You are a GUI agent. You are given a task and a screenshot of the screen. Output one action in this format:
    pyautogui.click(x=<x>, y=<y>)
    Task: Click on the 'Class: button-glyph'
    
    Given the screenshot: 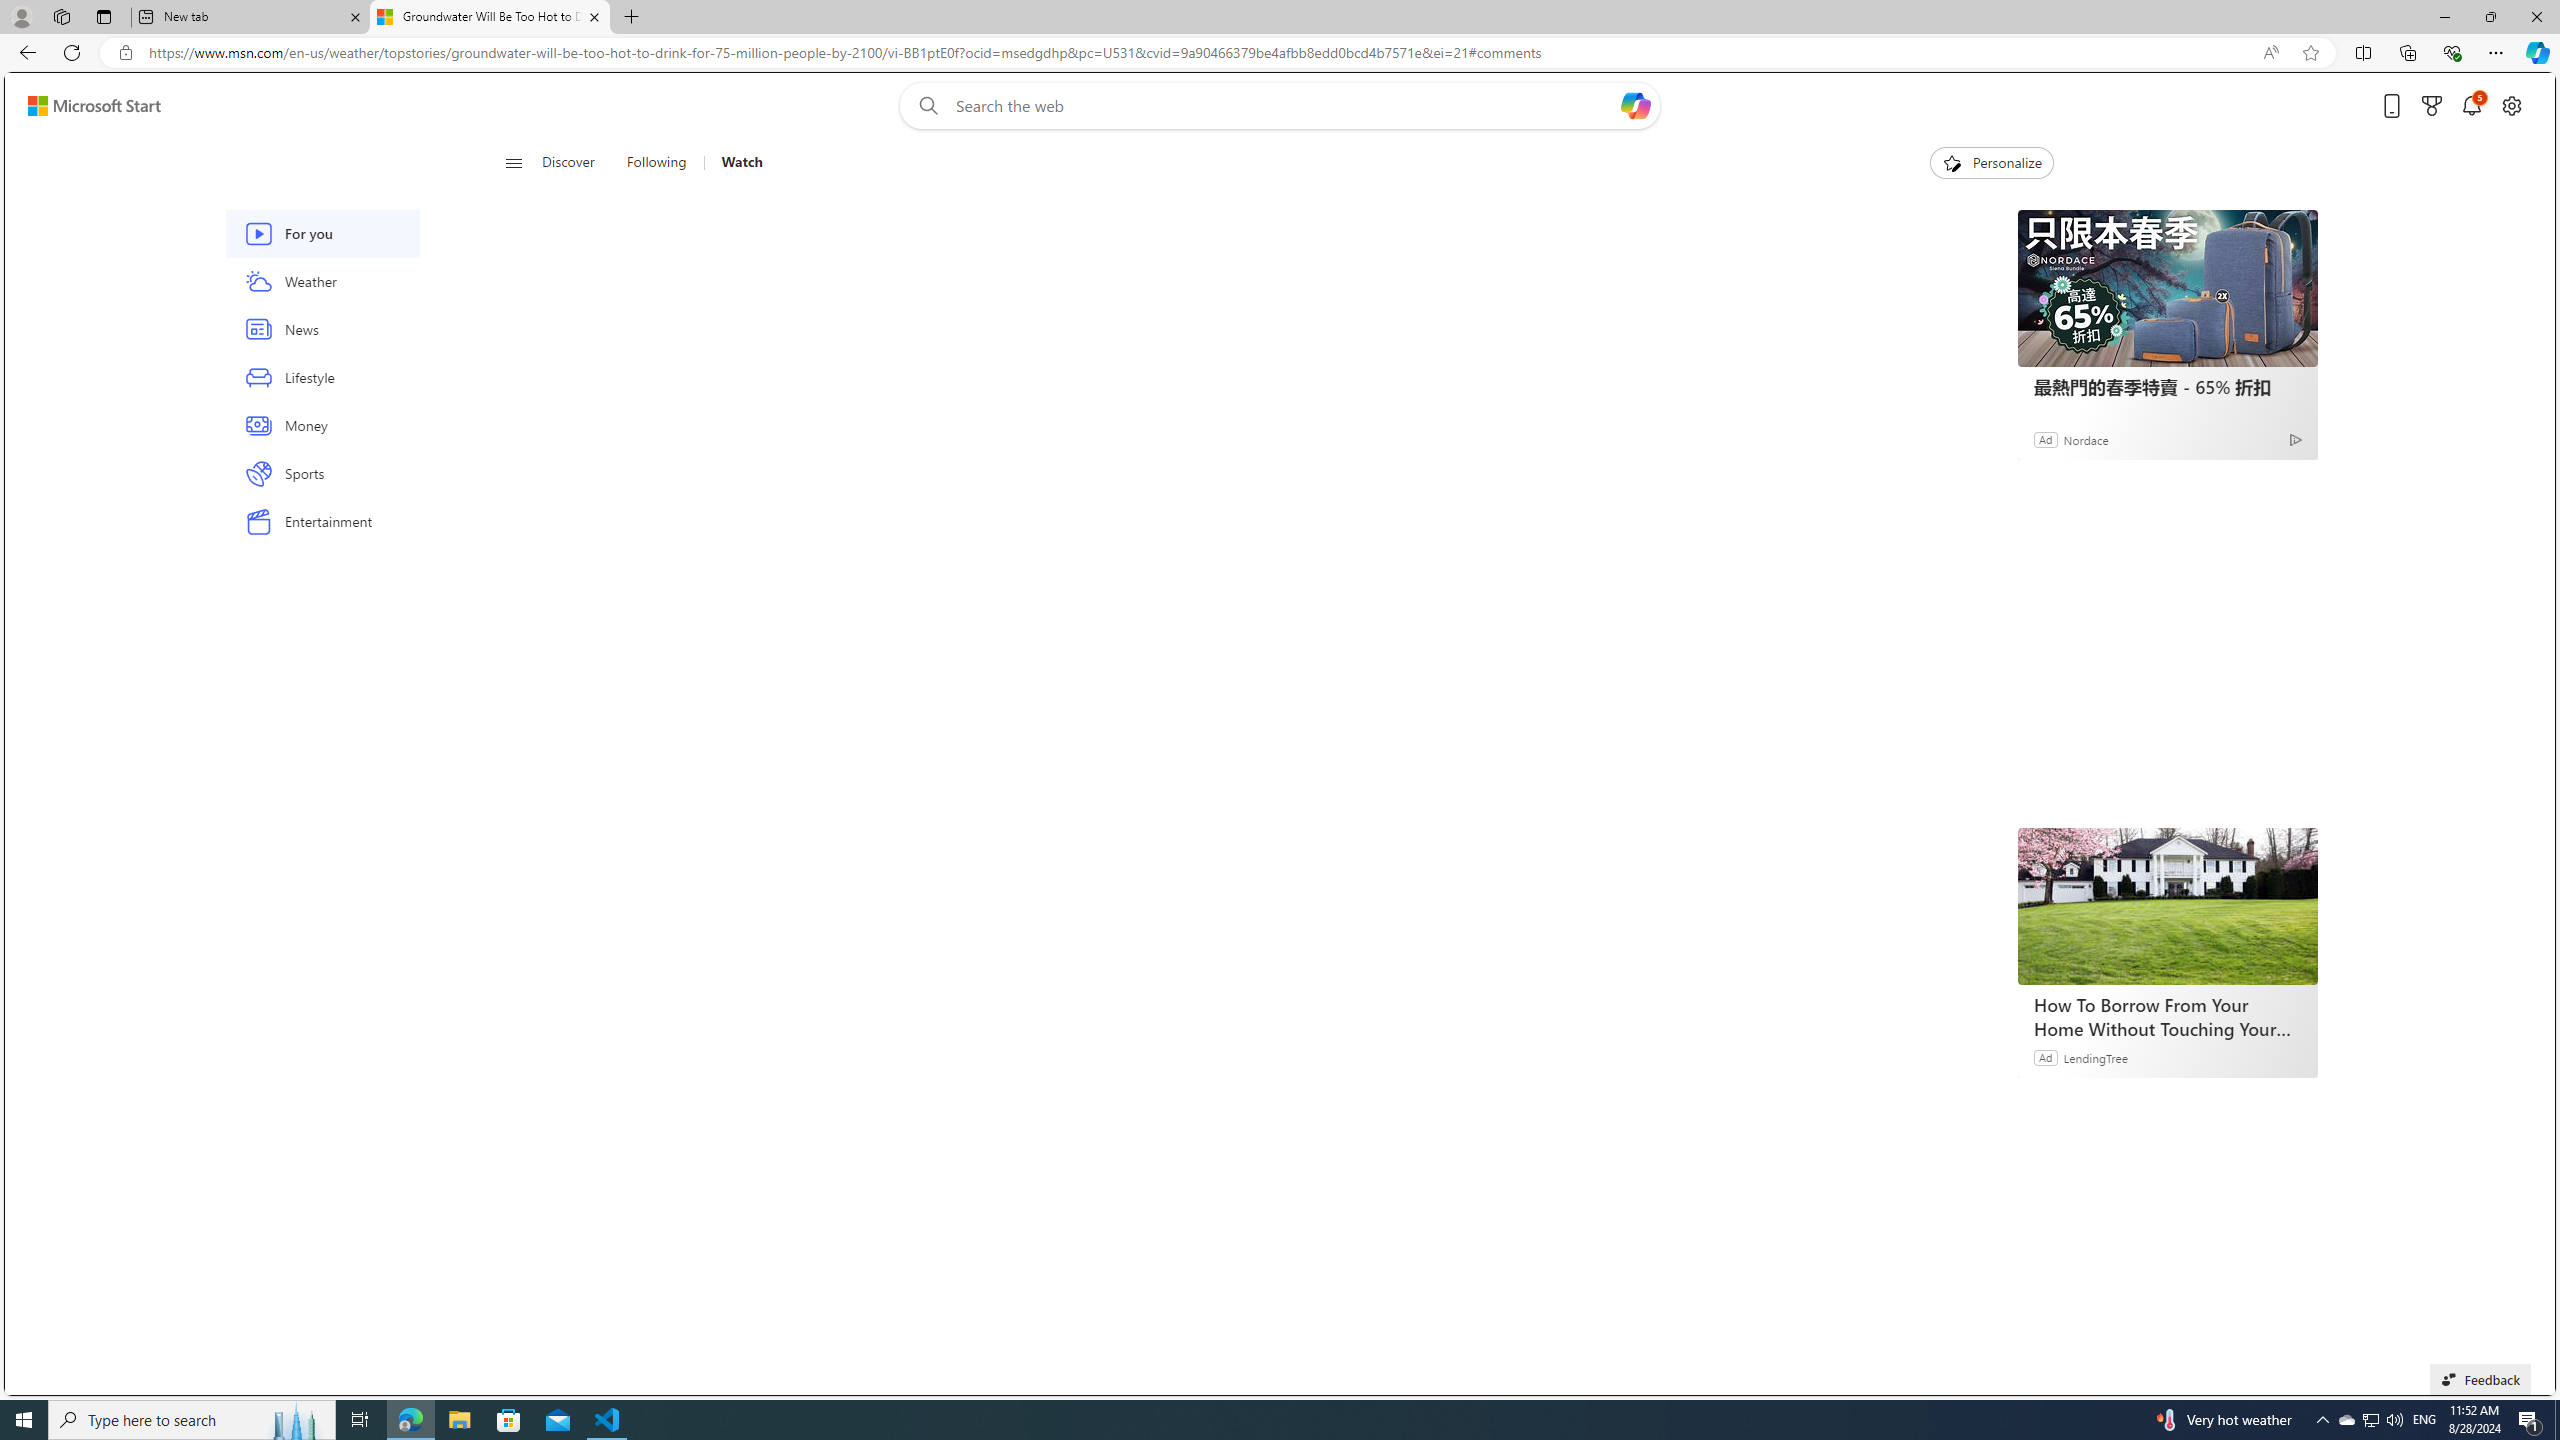 What is the action you would take?
    pyautogui.click(x=513, y=162)
    